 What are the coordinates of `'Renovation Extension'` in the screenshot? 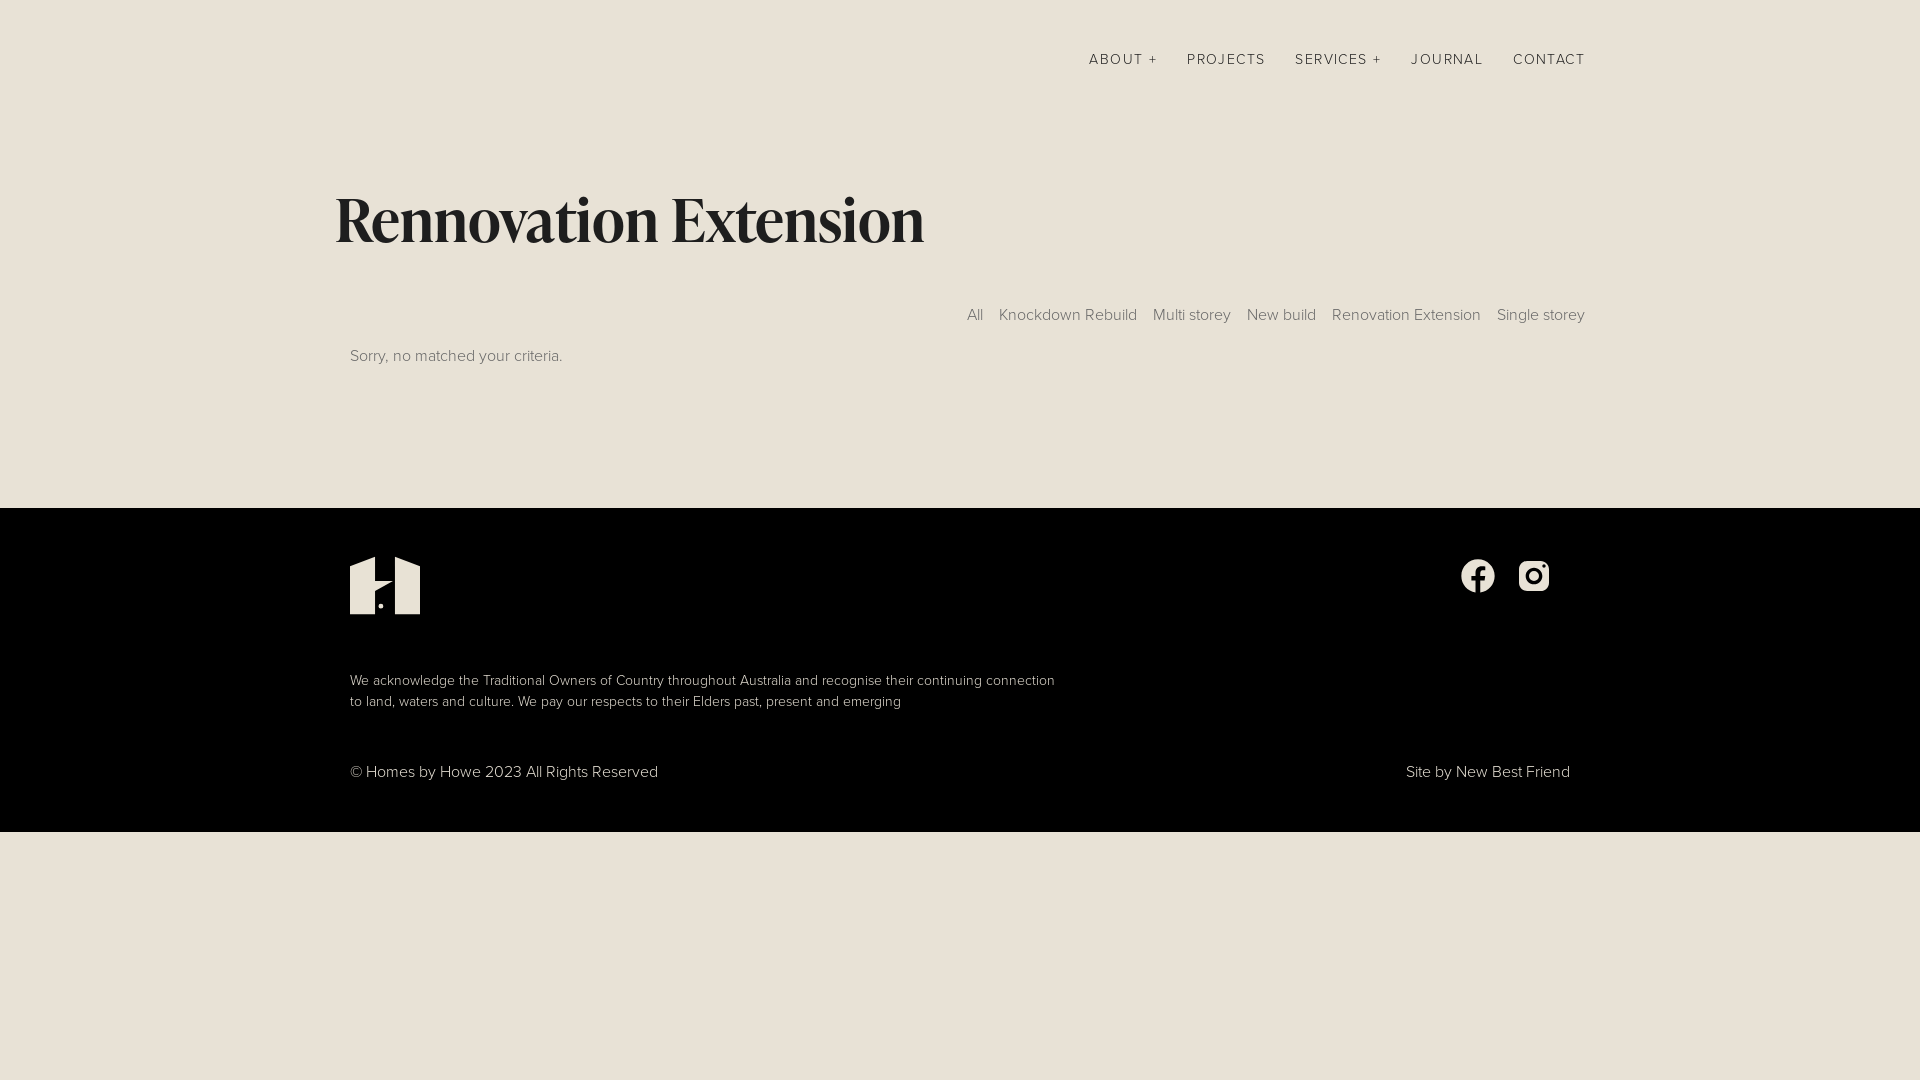 It's located at (1405, 320).